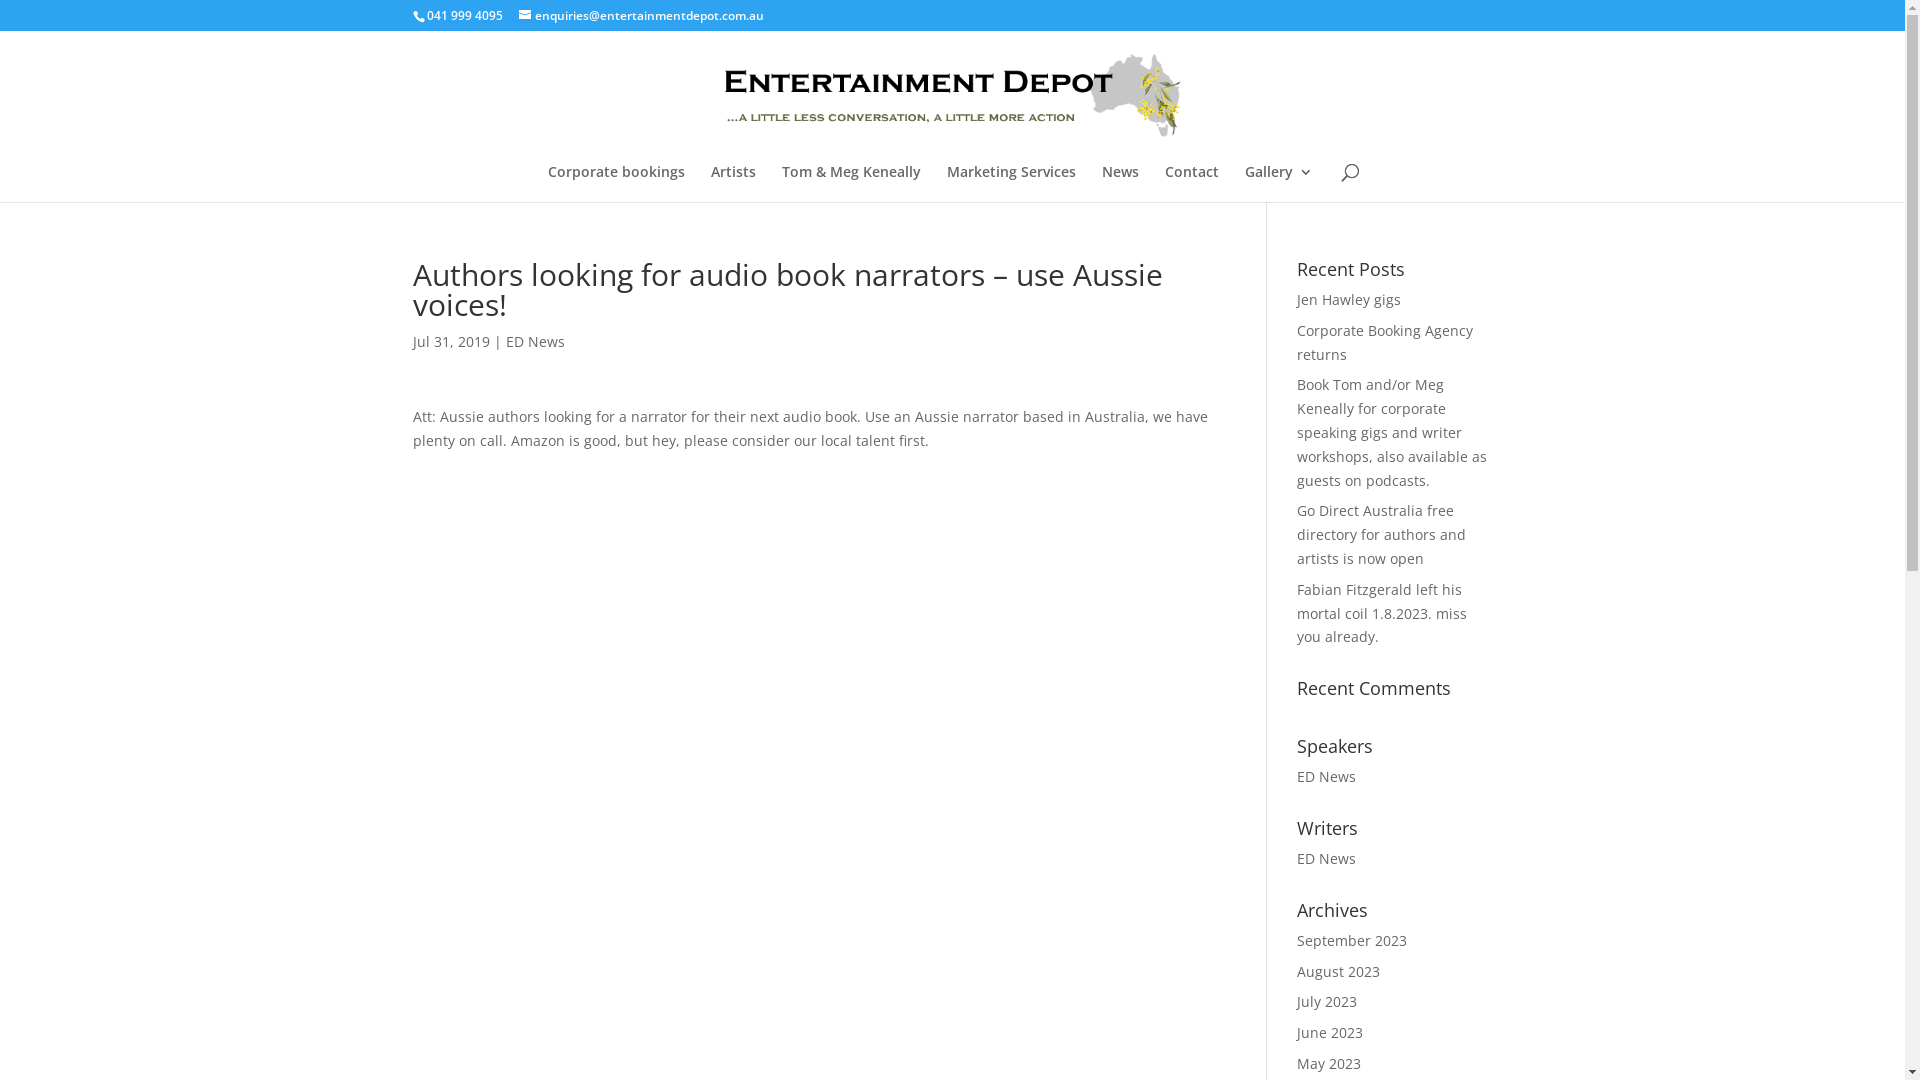  What do you see at coordinates (1326, 1001) in the screenshot?
I see `'July 2023'` at bounding box center [1326, 1001].